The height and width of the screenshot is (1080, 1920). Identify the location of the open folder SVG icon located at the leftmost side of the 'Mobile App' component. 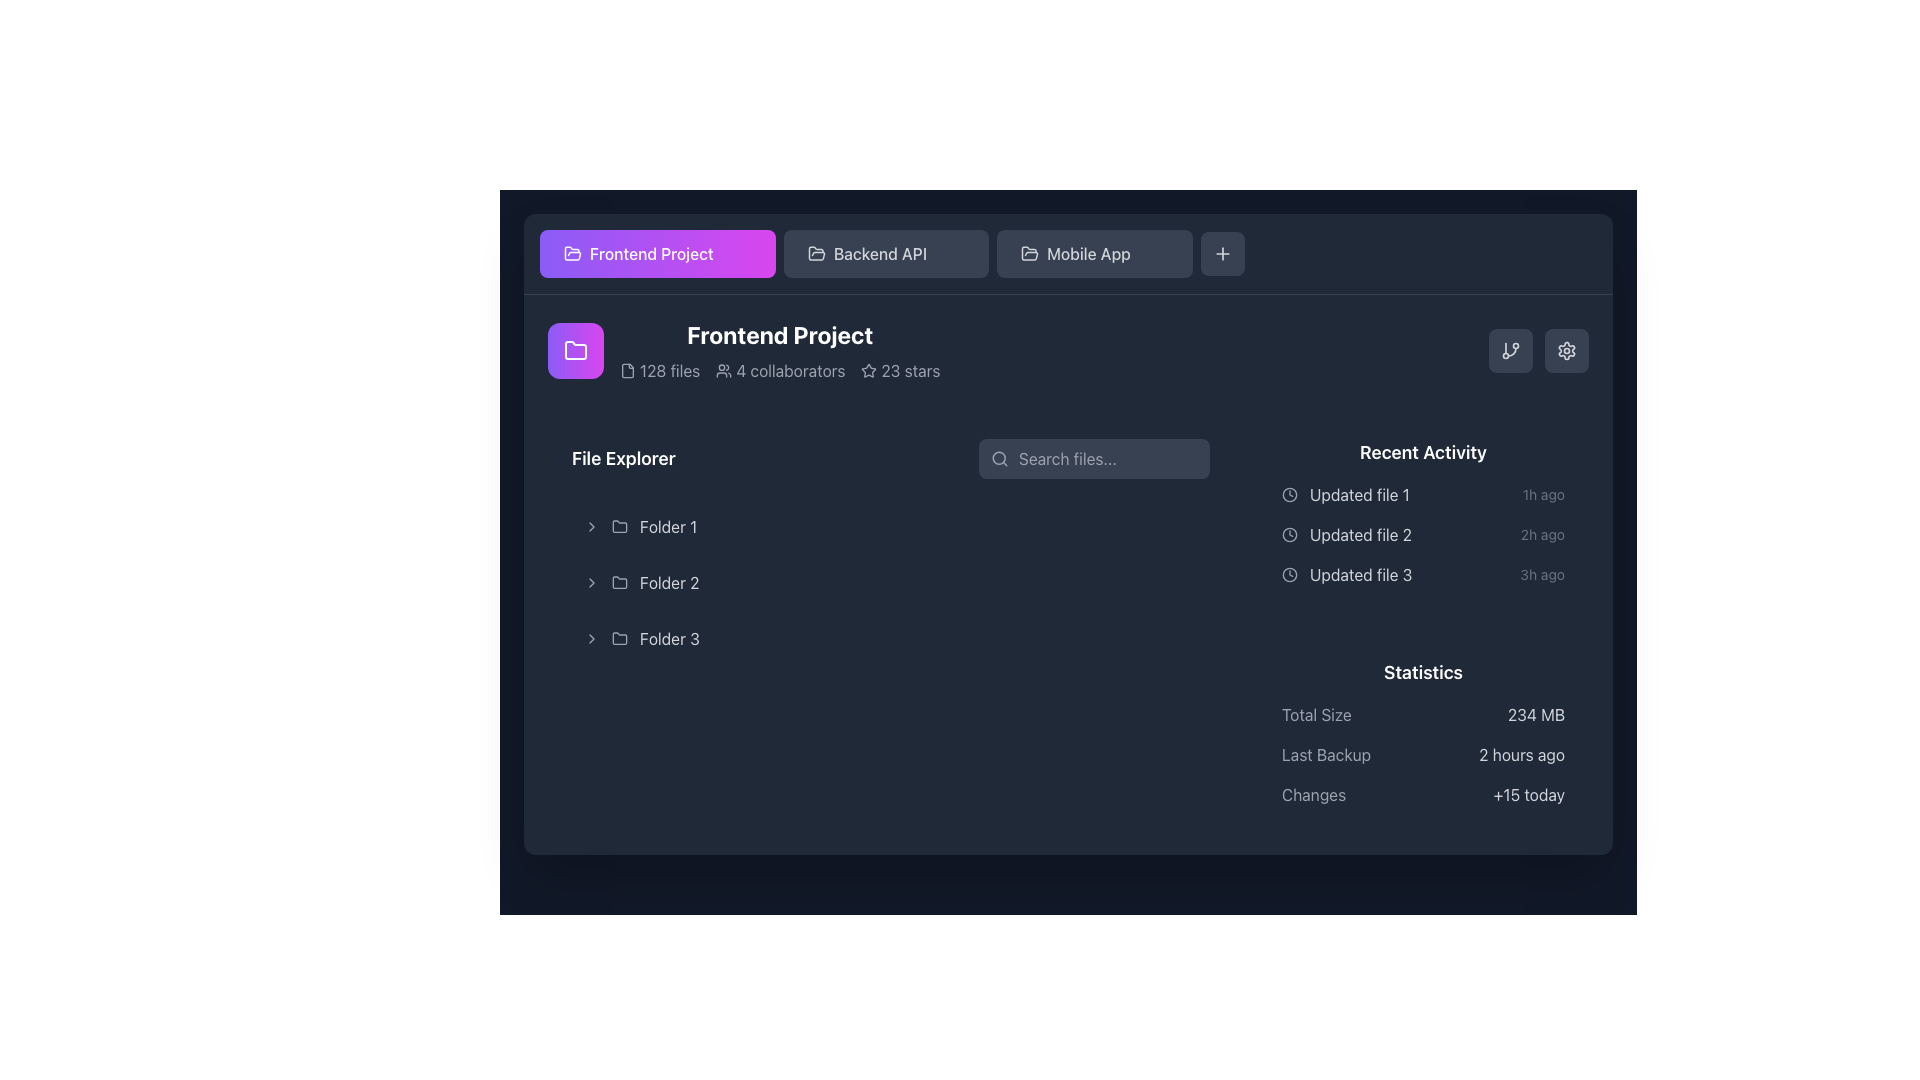
(1030, 253).